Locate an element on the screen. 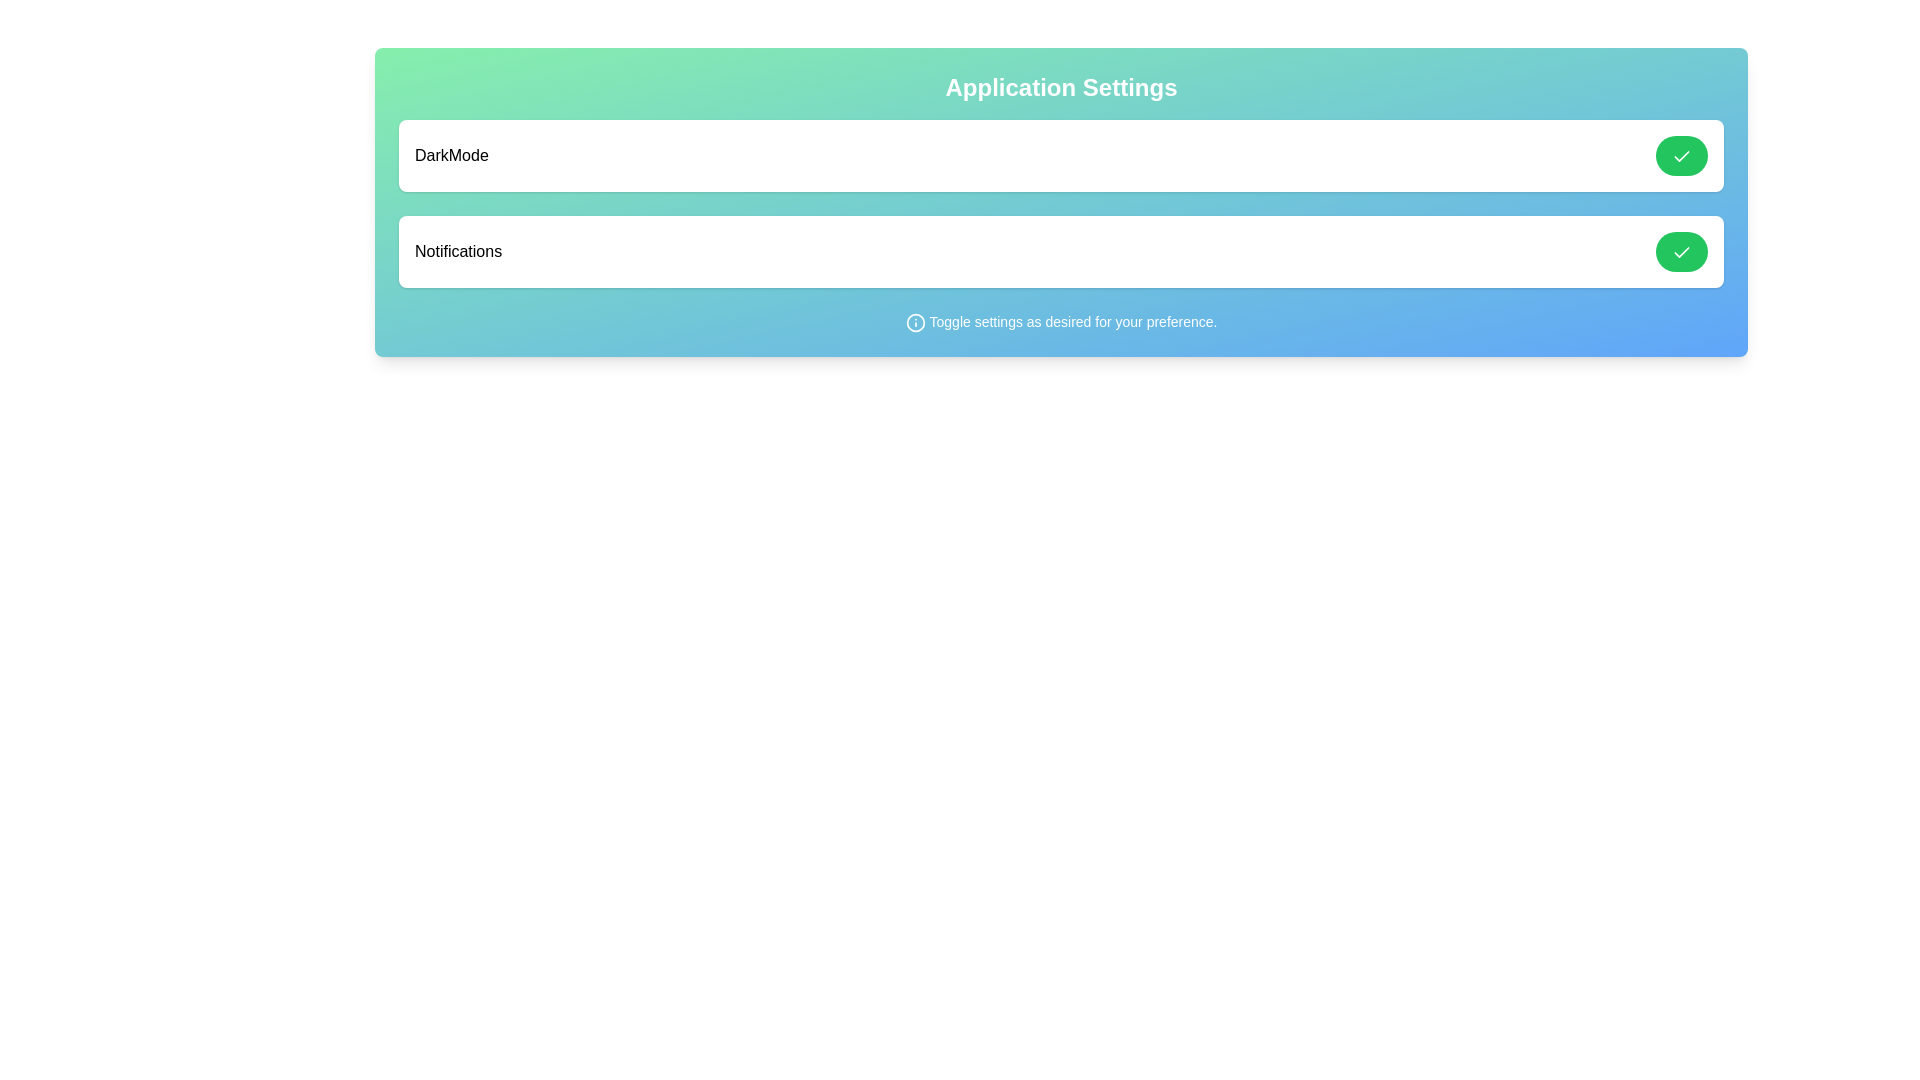  the DarkMode toggle button to change its state is located at coordinates (1680, 154).